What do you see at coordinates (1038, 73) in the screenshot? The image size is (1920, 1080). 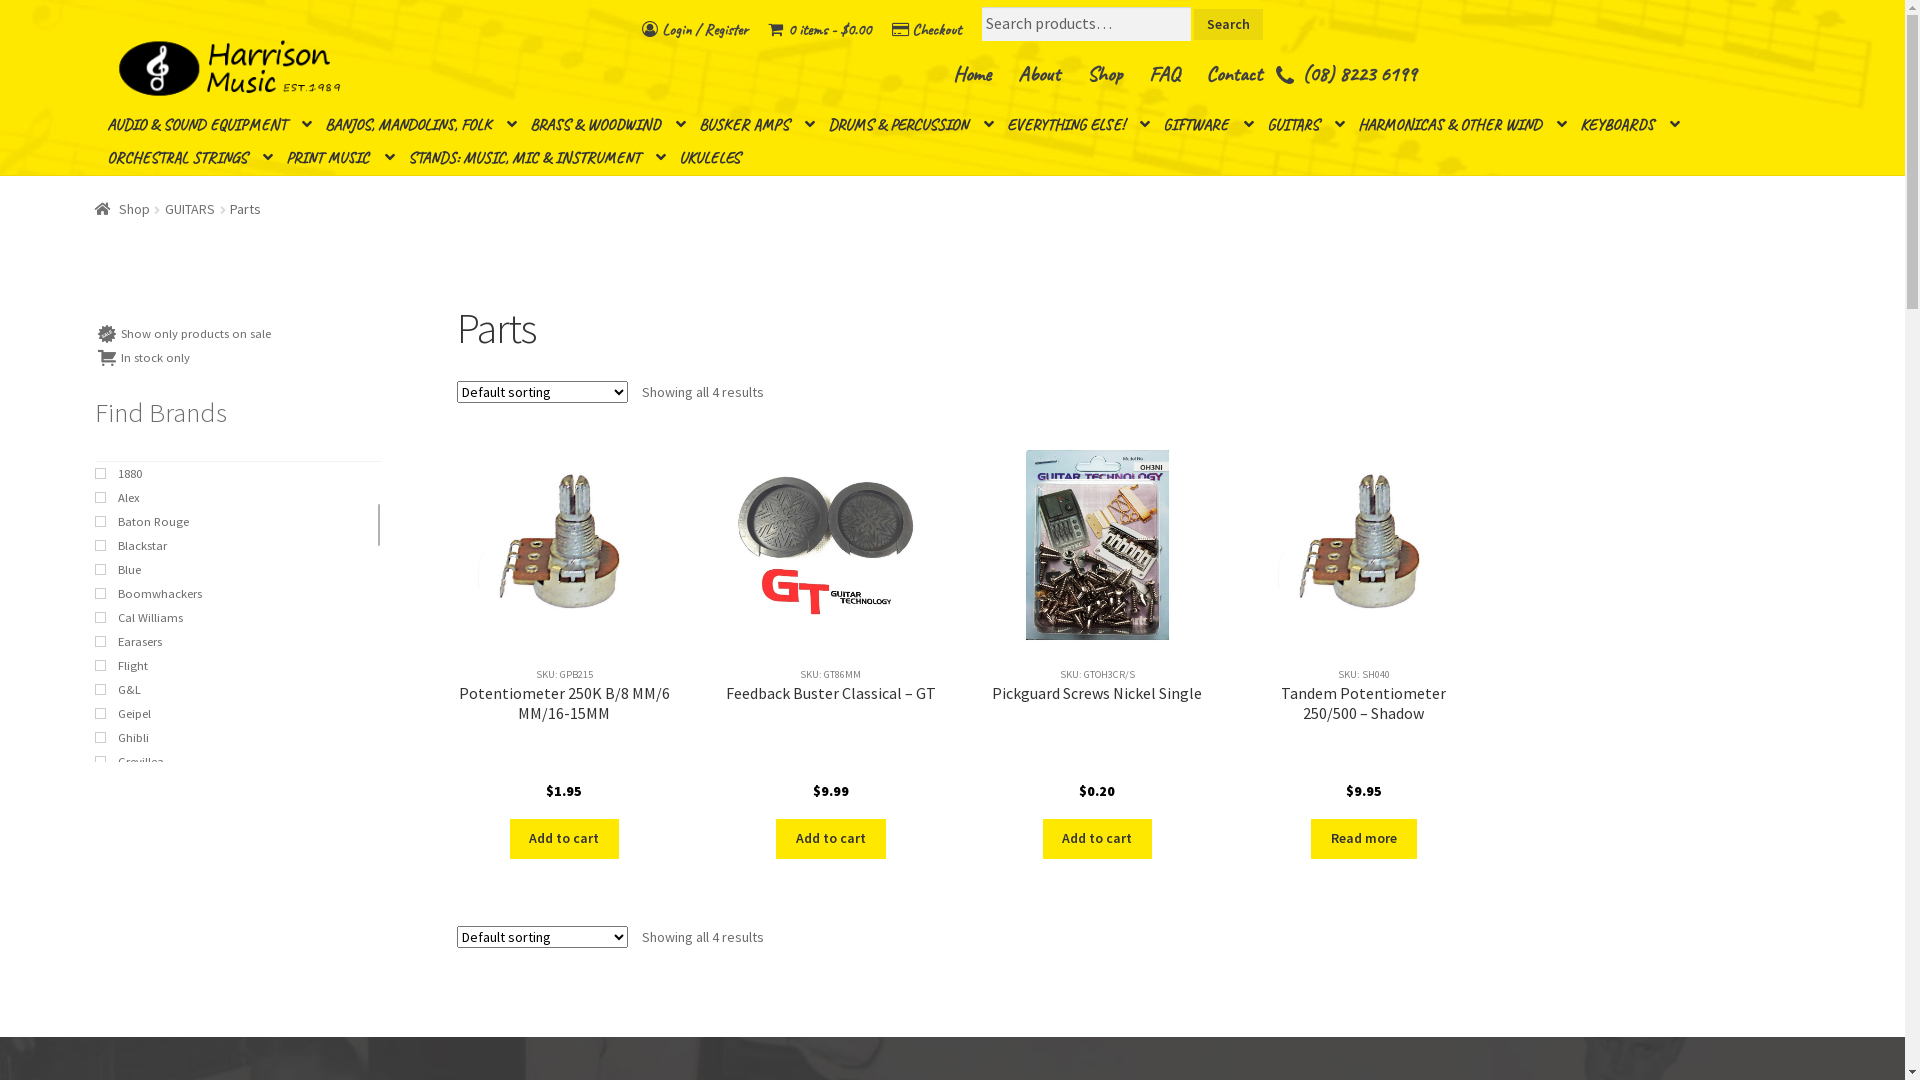 I see `'About'` at bounding box center [1038, 73].